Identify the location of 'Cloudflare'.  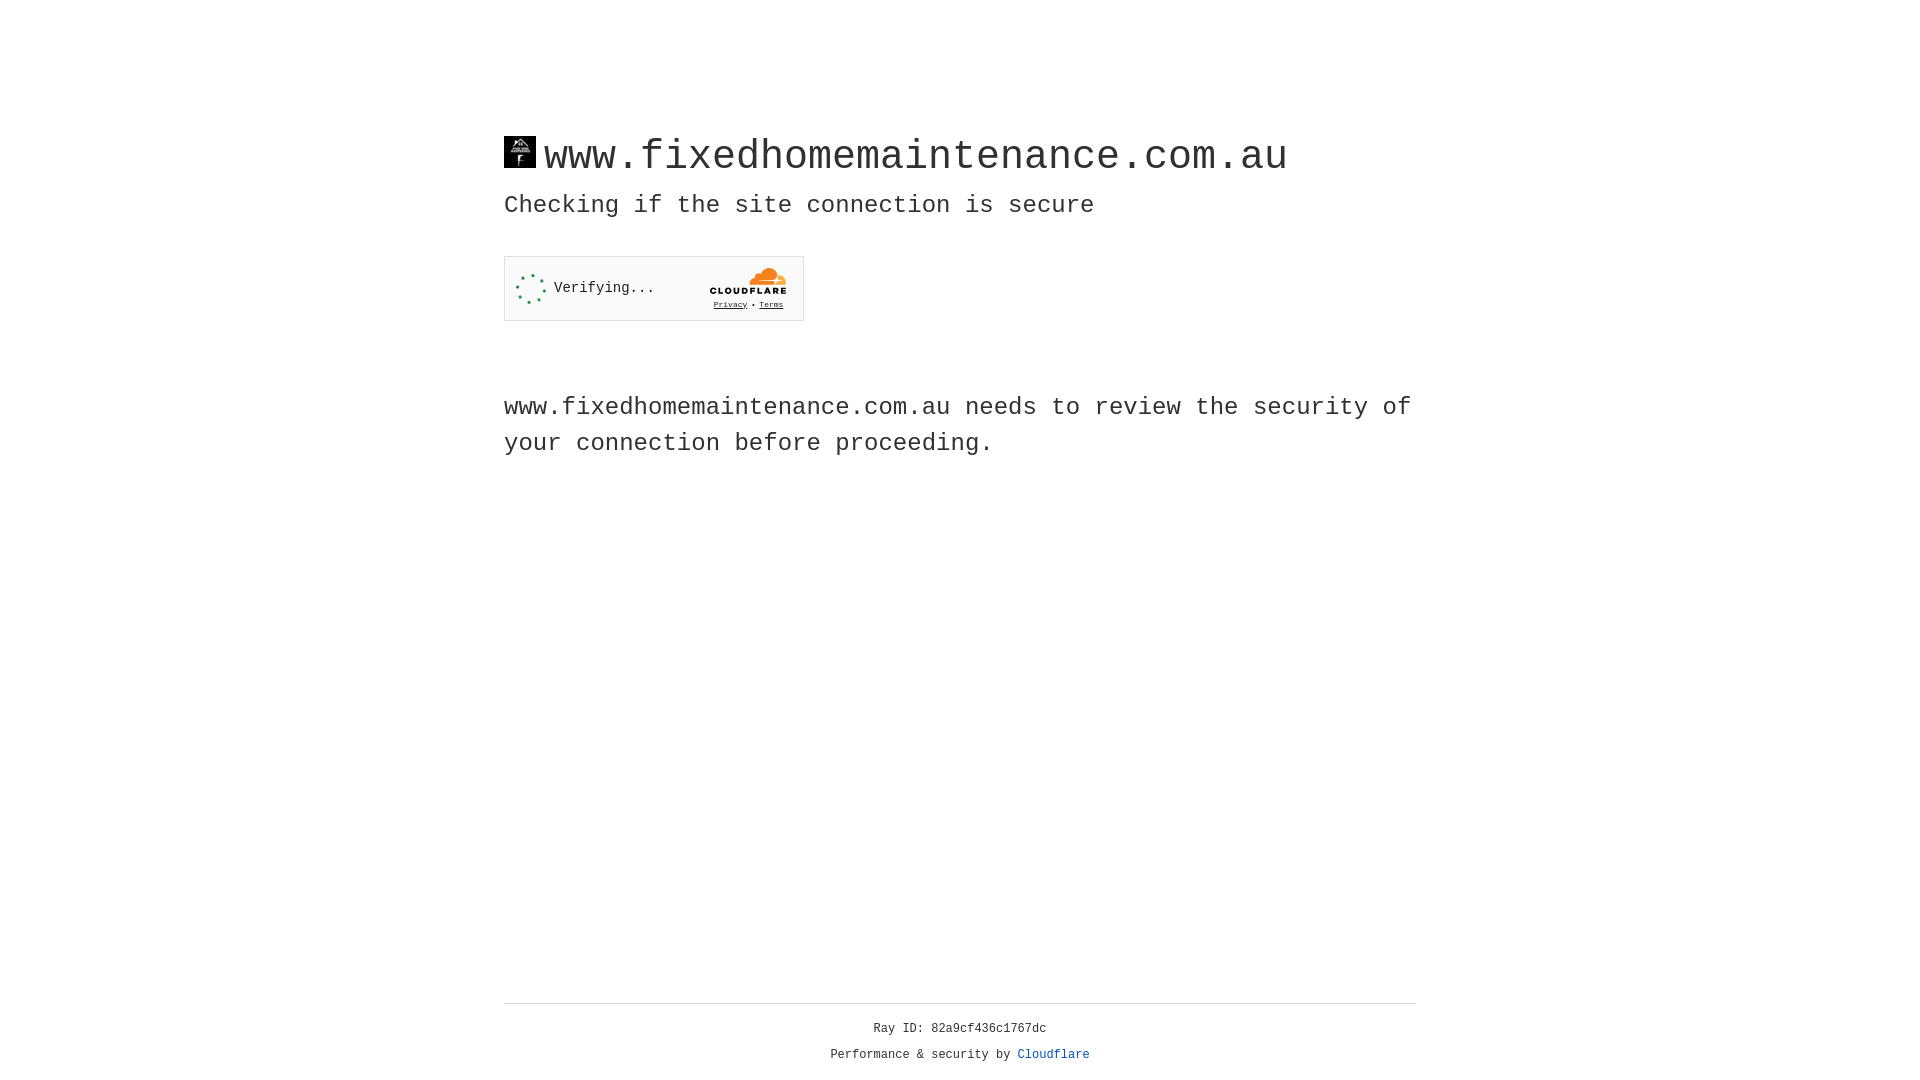
(1053, 1054).